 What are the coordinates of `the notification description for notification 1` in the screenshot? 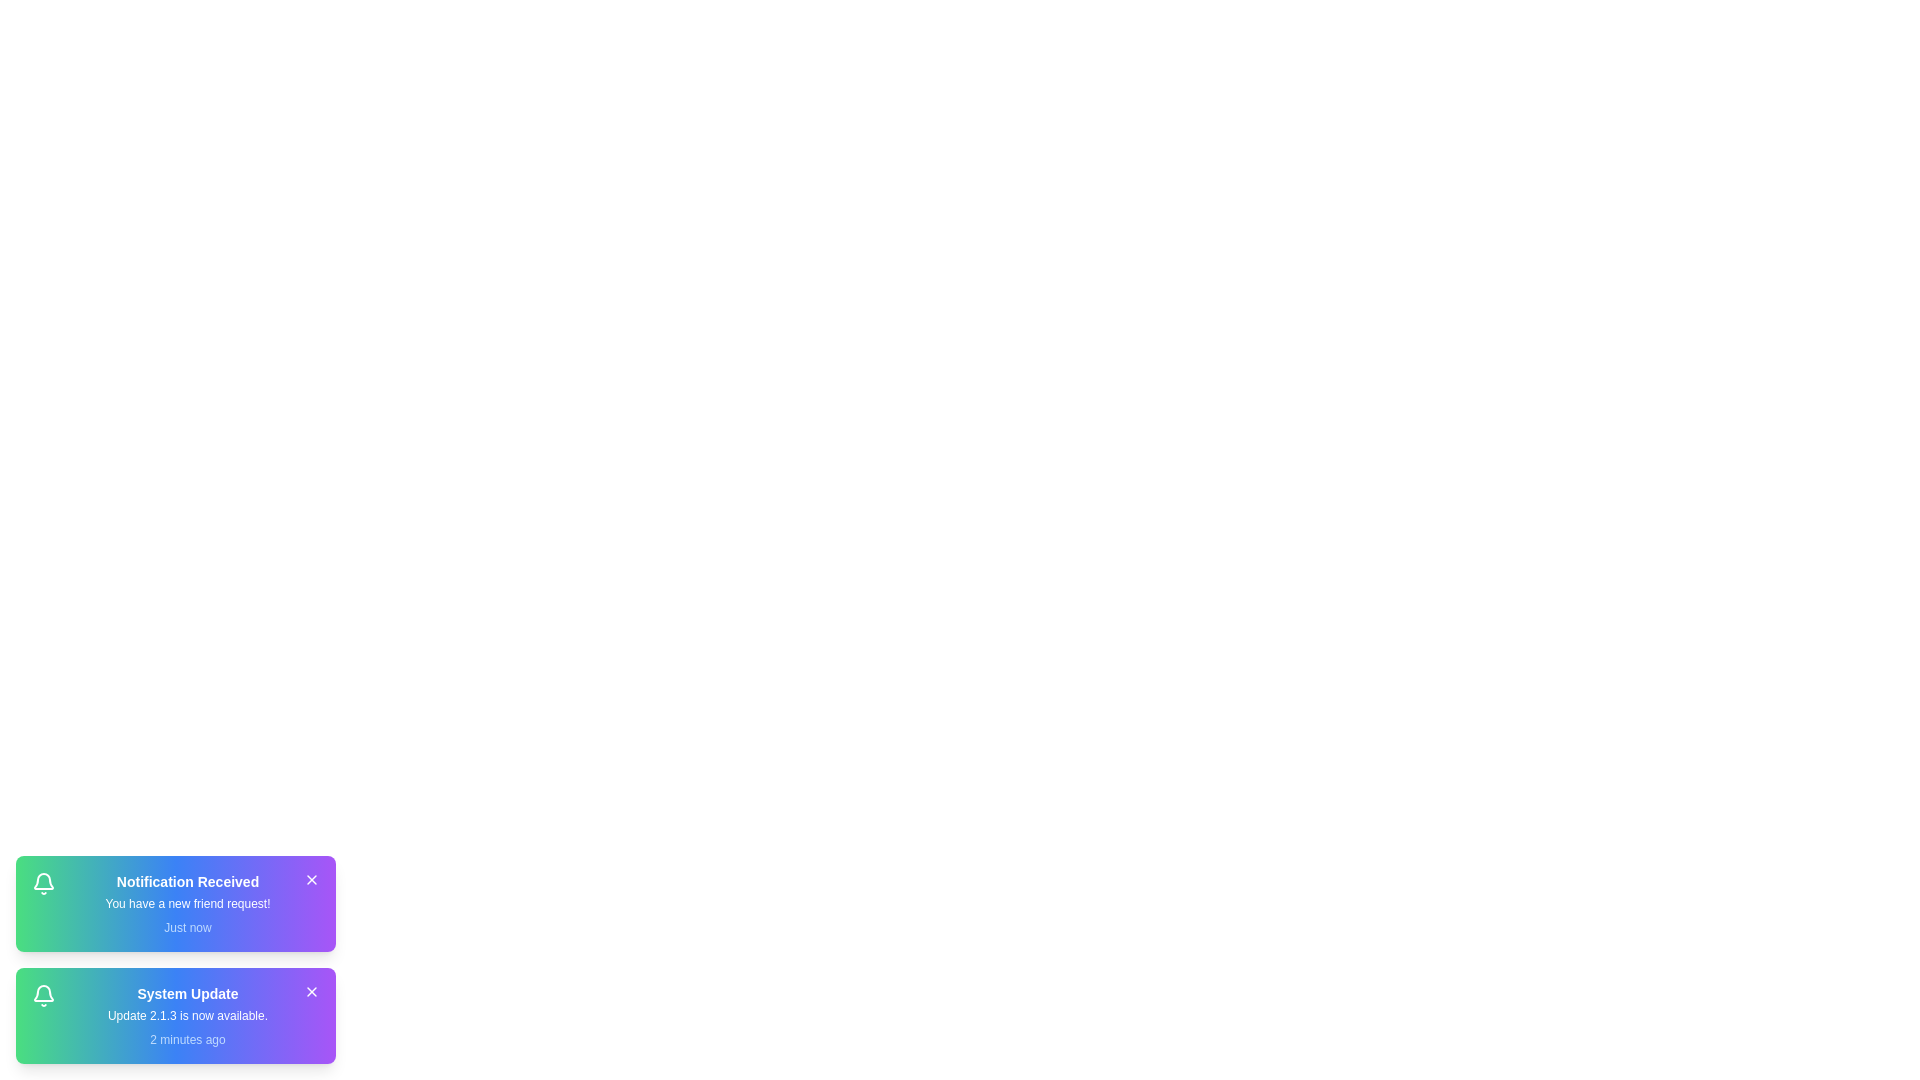 It's located at (187, 903).